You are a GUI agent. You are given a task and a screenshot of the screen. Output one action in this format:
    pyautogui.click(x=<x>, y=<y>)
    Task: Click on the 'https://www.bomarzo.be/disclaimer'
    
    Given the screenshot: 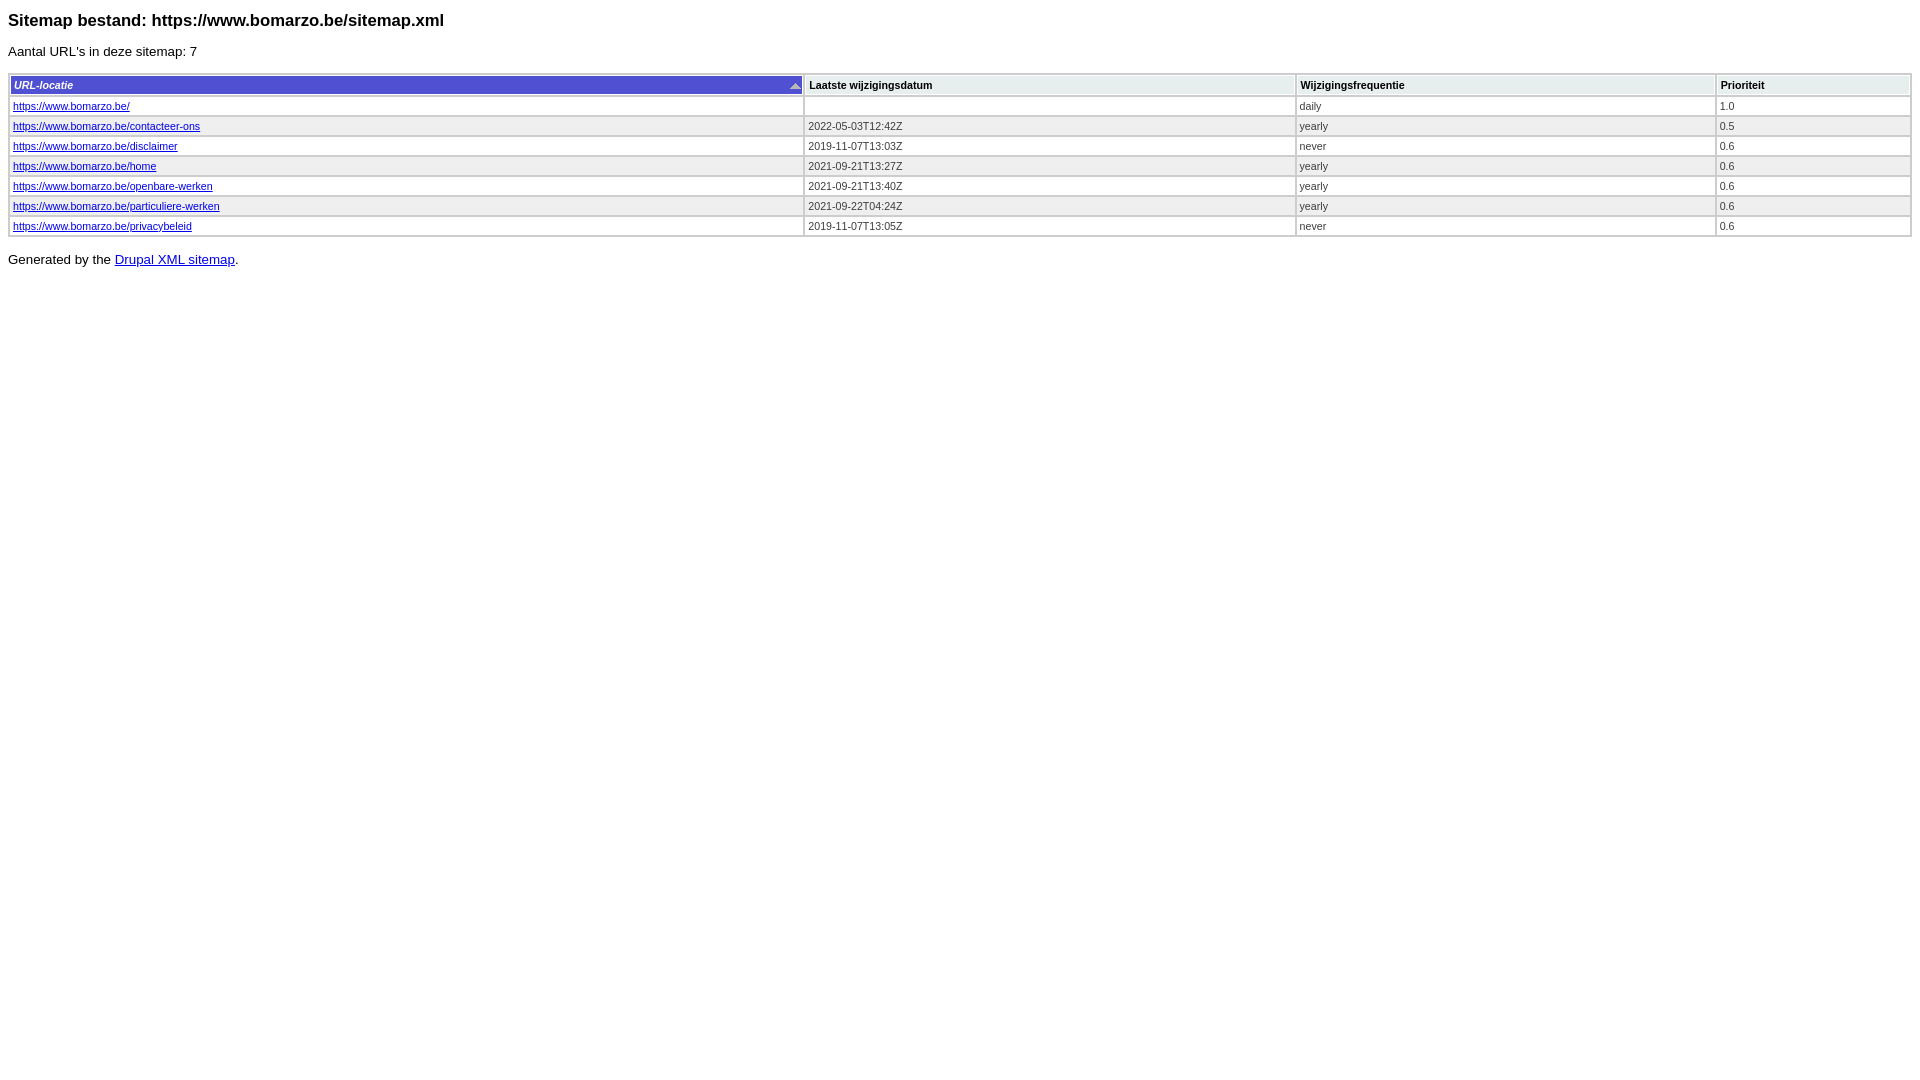 What is the action you would take?
    pyautogui.click(x=94, y=145)
    